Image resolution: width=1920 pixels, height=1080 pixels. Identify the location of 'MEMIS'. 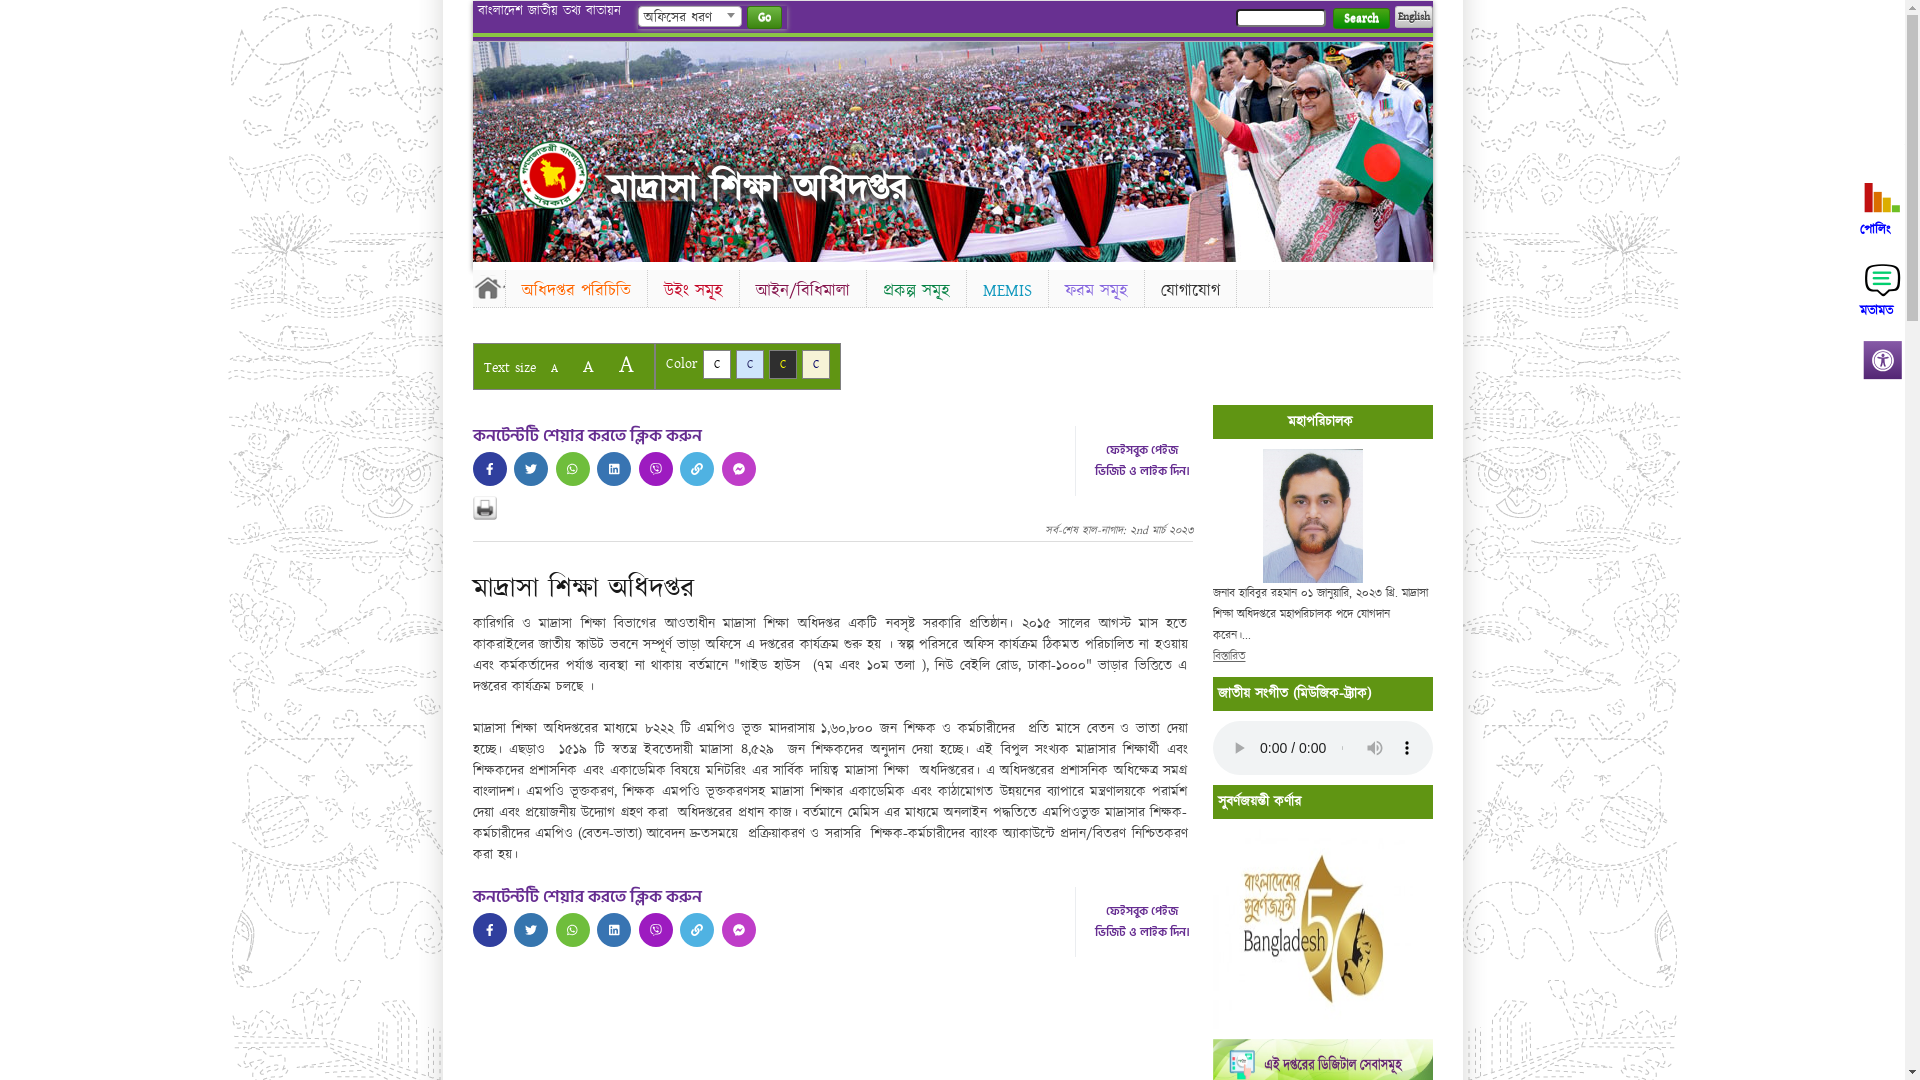
(1006, 290).